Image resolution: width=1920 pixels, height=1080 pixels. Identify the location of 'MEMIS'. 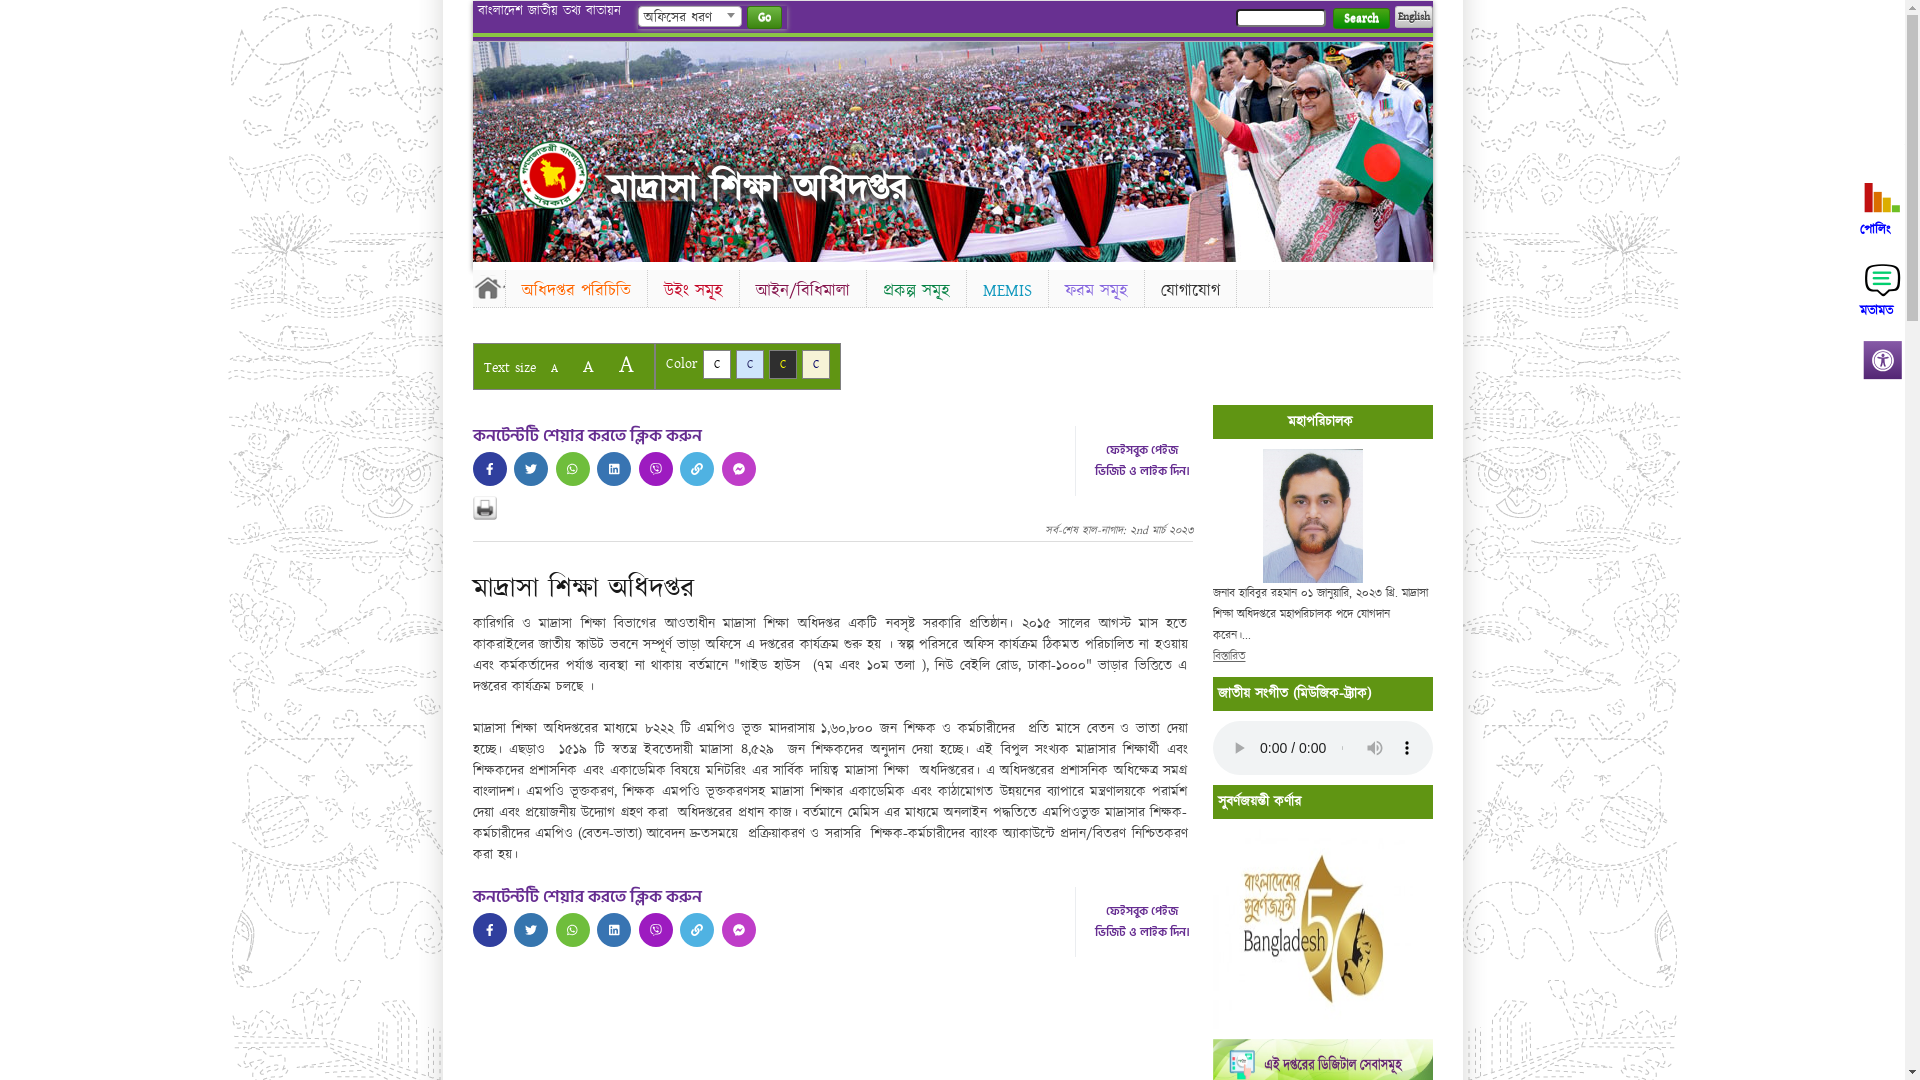
(1006, 290).